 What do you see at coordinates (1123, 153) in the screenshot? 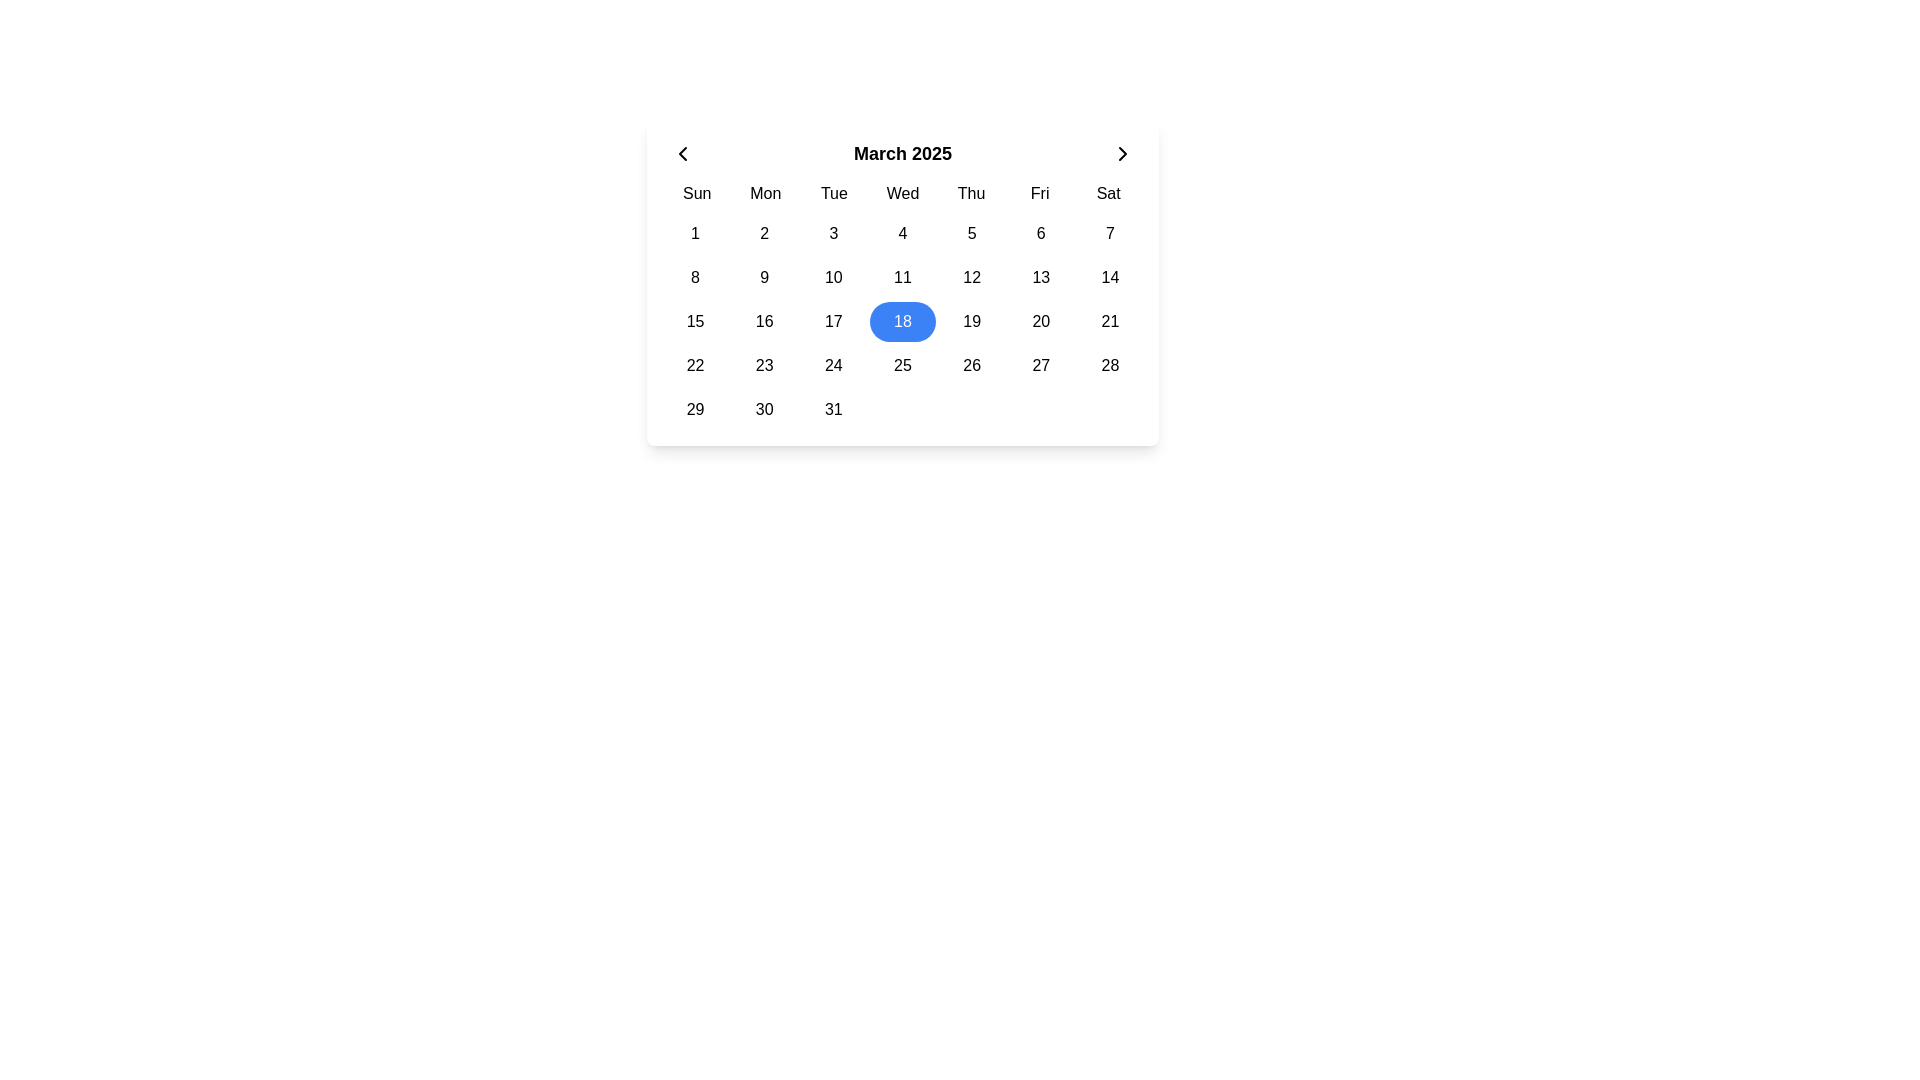
I see `the rightward-pointing chevron icon button located in the top-right corner of the calendar interface adjacent to the label 'March 2025'` at bounding box center [1123, 153].